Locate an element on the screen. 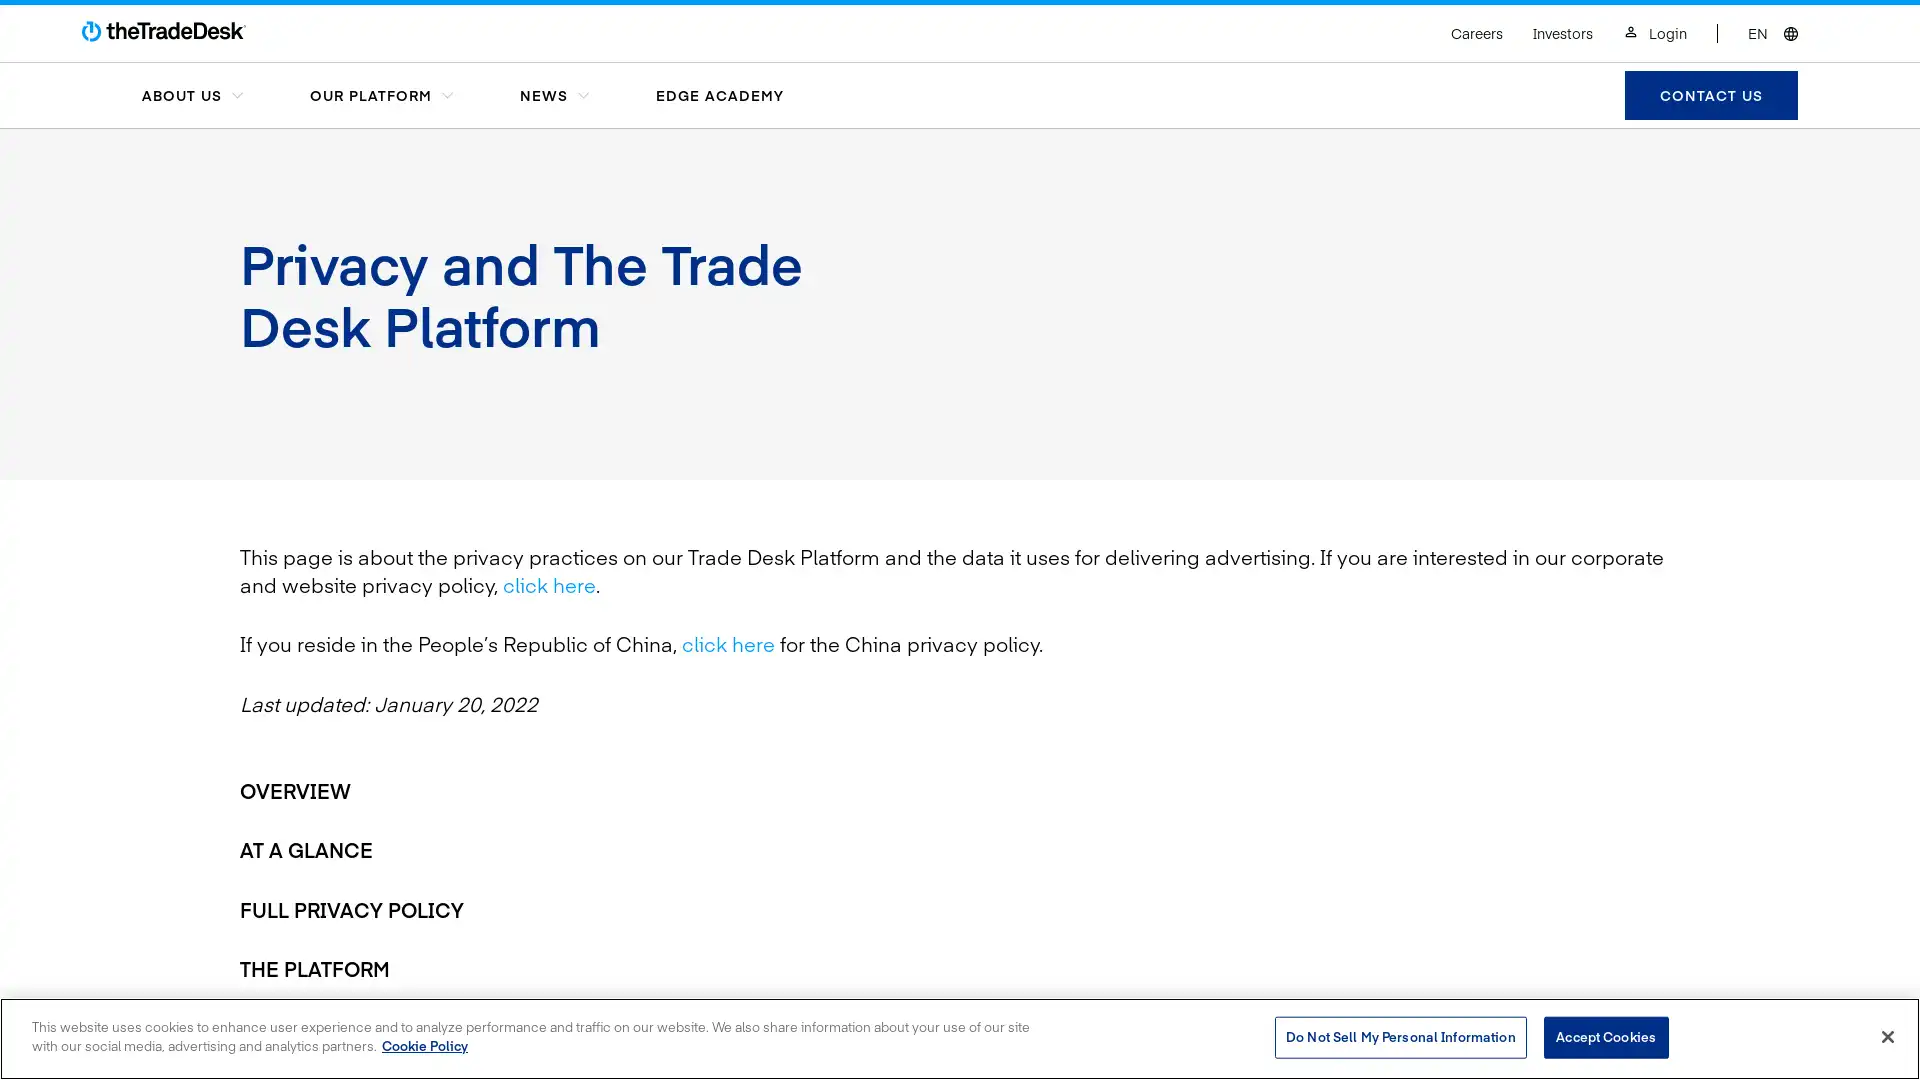 The image size is (1920, 1080). Accept Cookies is located at coordinates (1605, 1036).